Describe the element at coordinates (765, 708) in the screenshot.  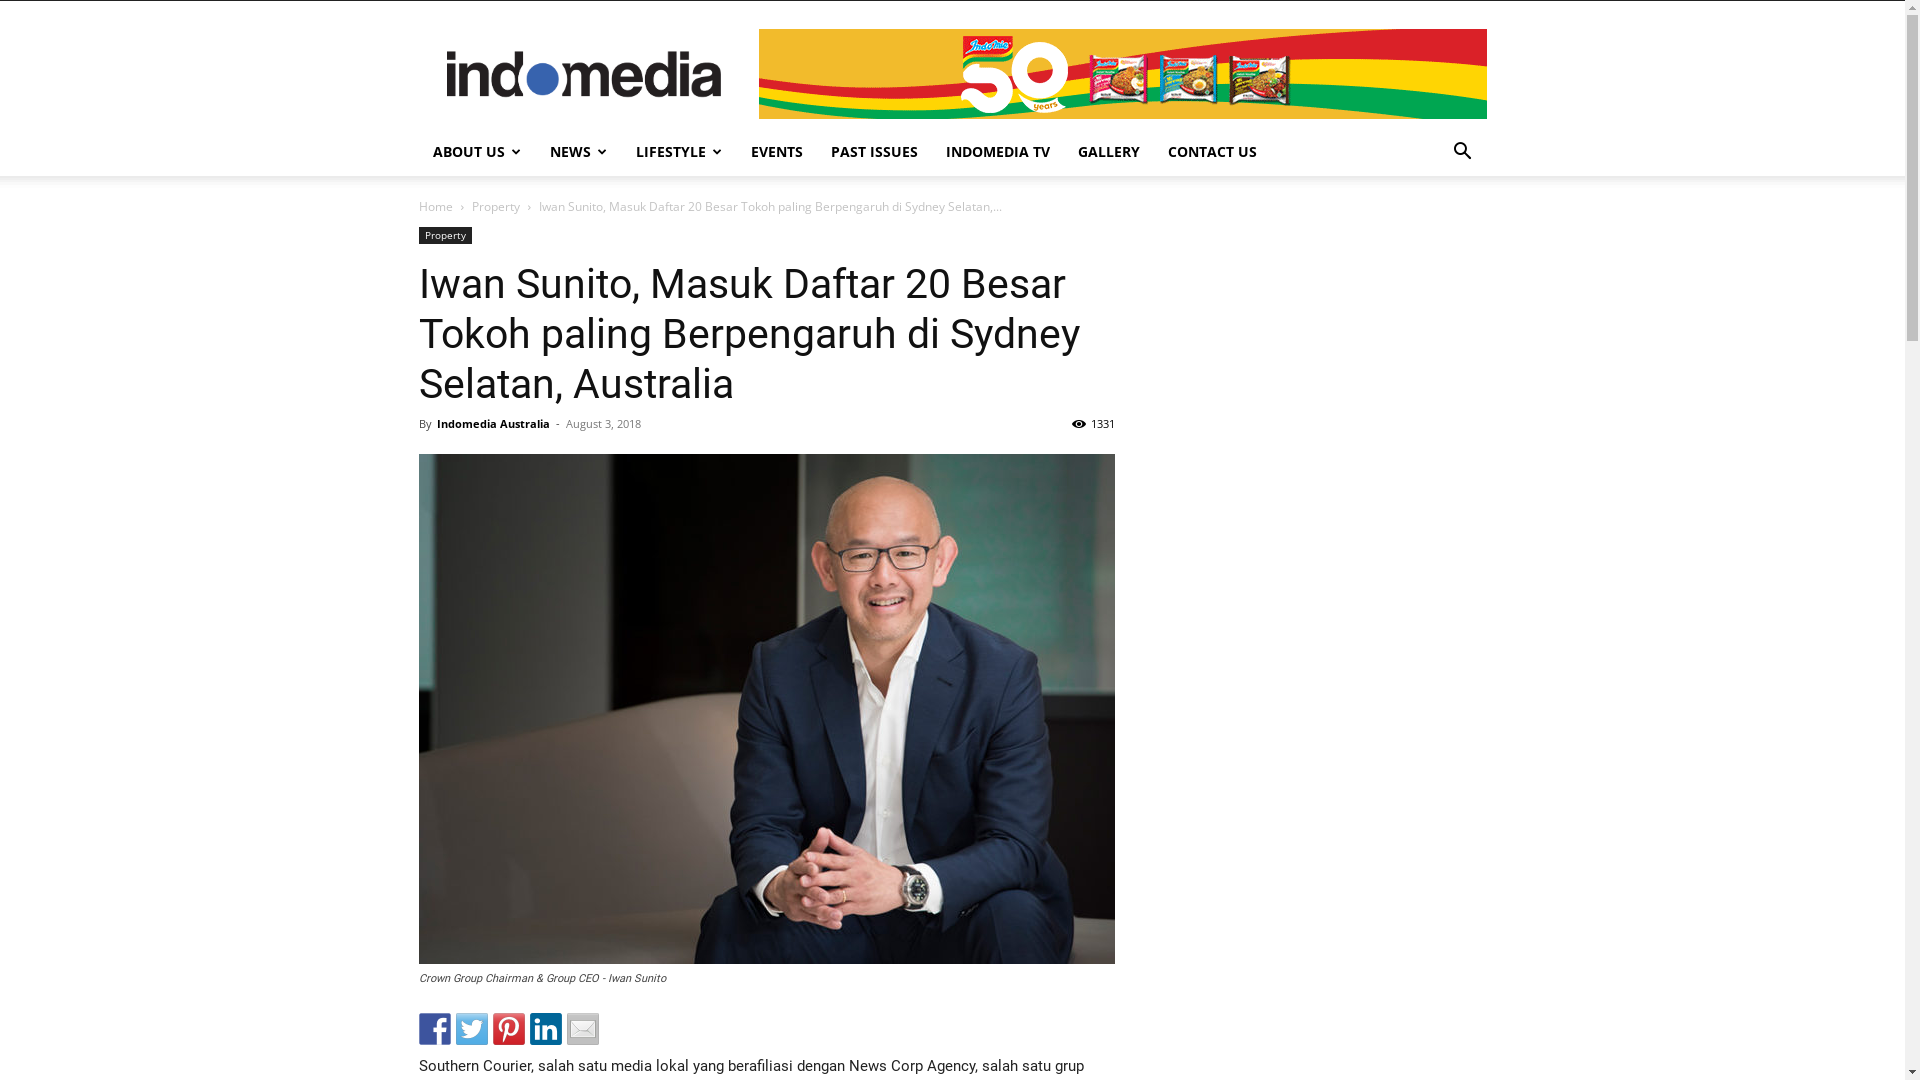
I see `'property iwan sunito'` at that location.